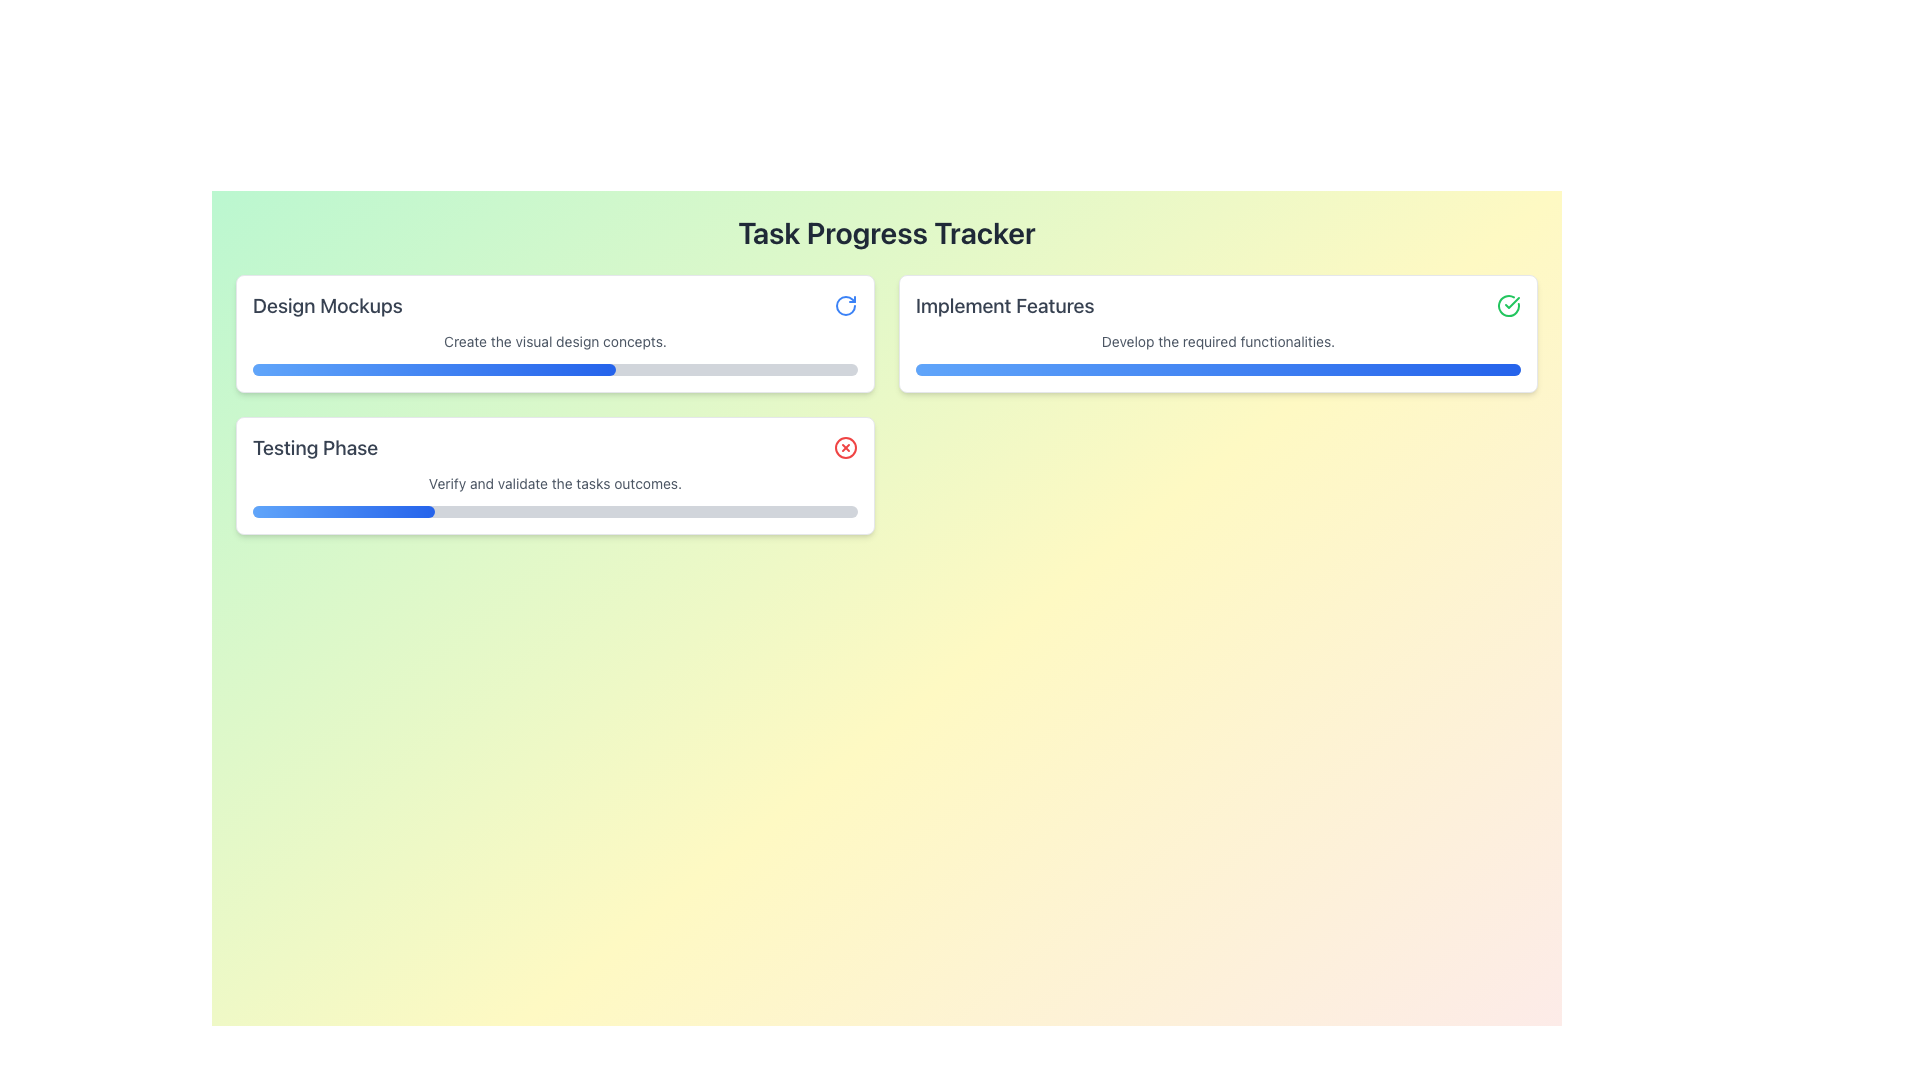 Image resolution: width=1920 pixels, height=1080 pixels. Describe the element at coordinates (555, 370) in the screenshot. I see `the Progress Bar located in the 'Design Mockups' section, below the text 'Create the visual design concepts.', to indirectly influence related task actions` at that location.